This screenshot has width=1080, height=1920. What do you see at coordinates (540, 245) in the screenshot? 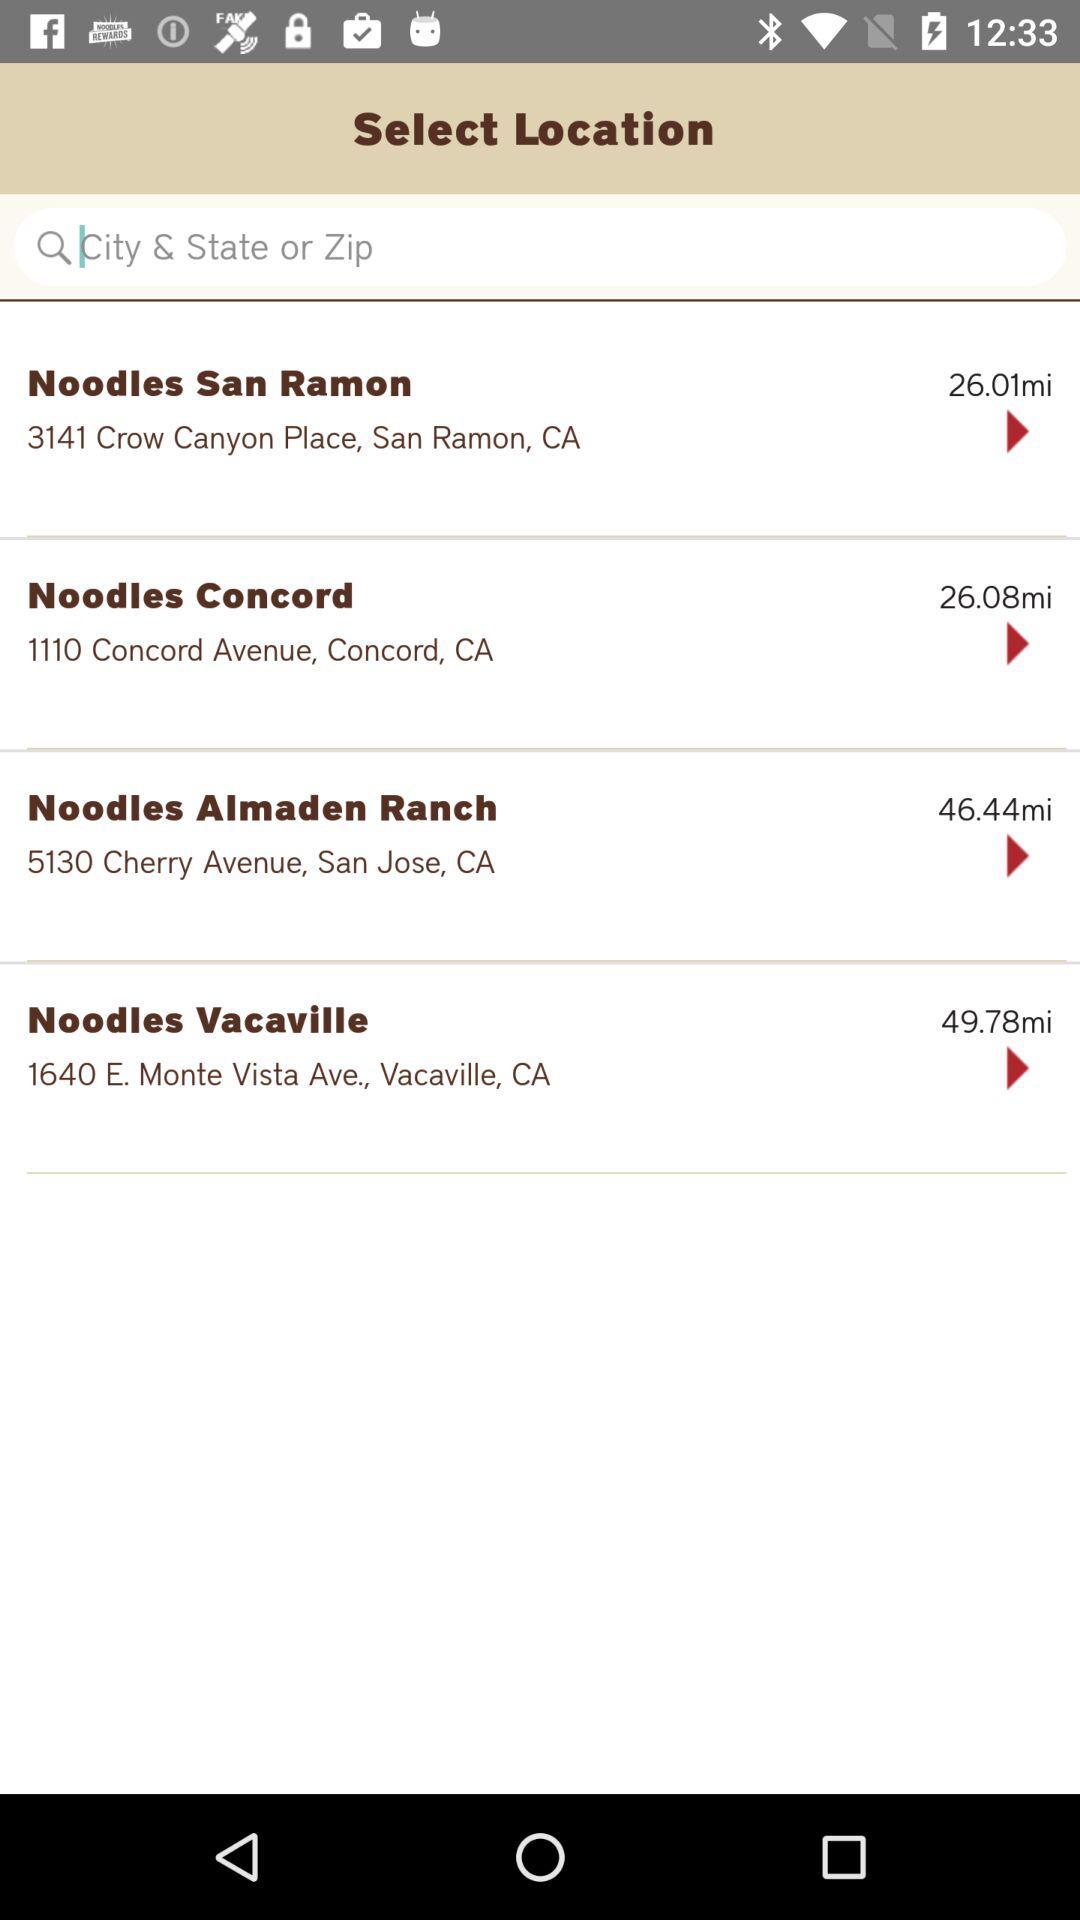
I see `search location` at bounding box center [540, 245].